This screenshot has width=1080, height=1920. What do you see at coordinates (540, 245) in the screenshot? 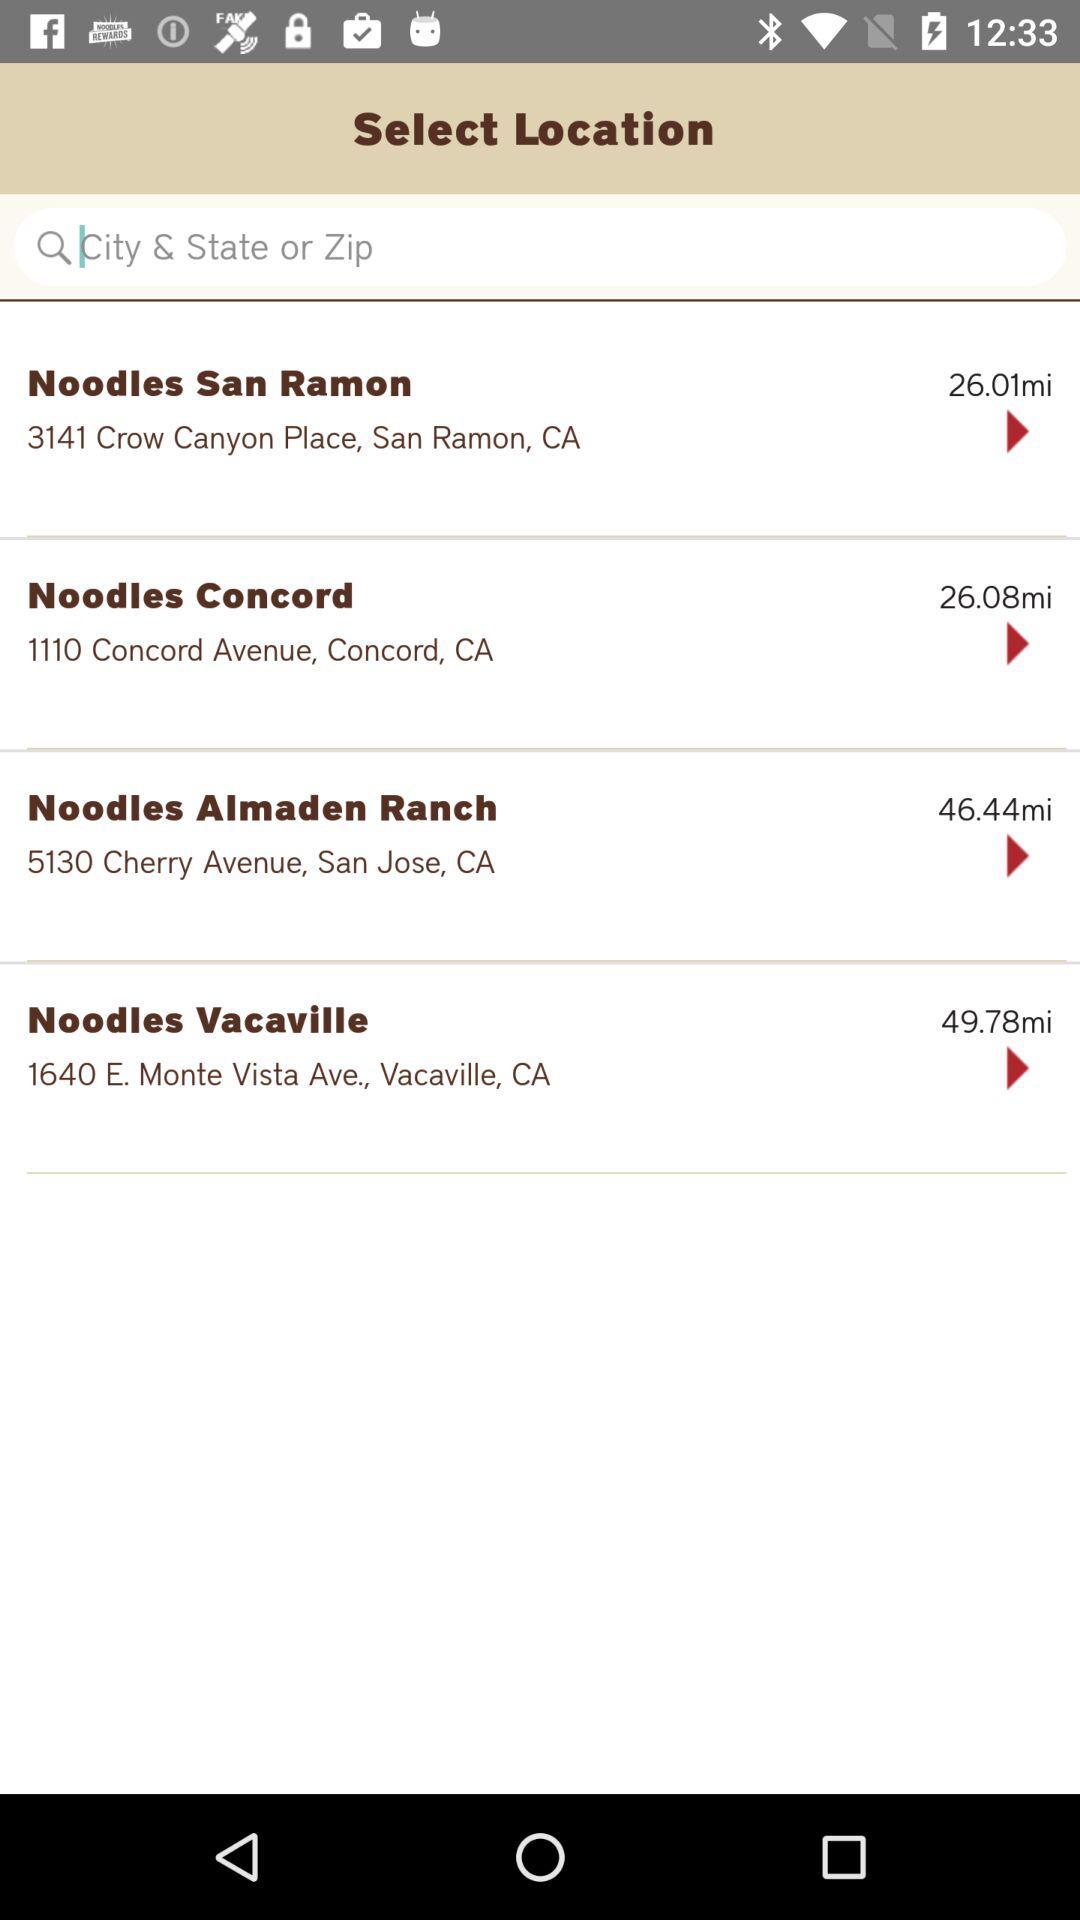
I see `search location` at bounding box center [540, 245].